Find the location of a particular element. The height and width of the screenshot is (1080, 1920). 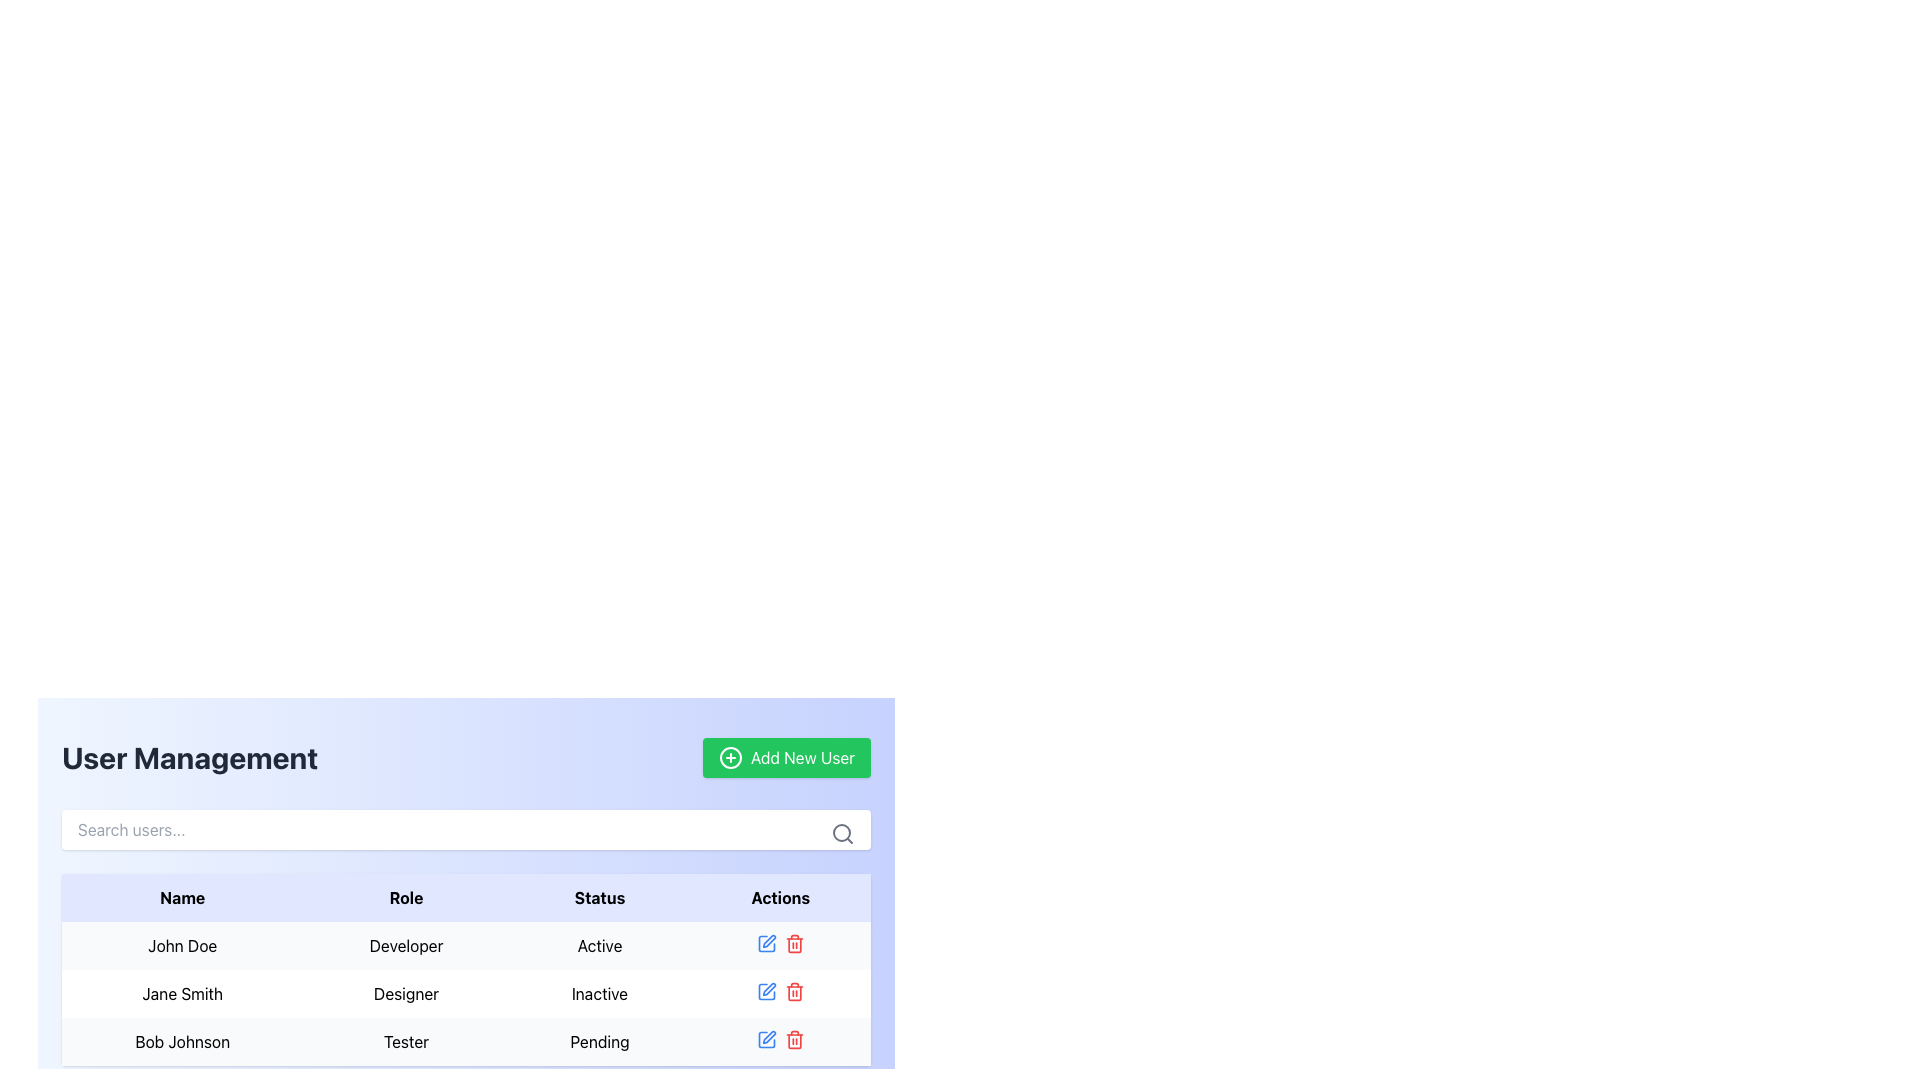

the blue edit icon button located in the 'Actions' column of the third row for 'Bob Johnson' to initiate the edit action is located at coordinates (765, 1039).